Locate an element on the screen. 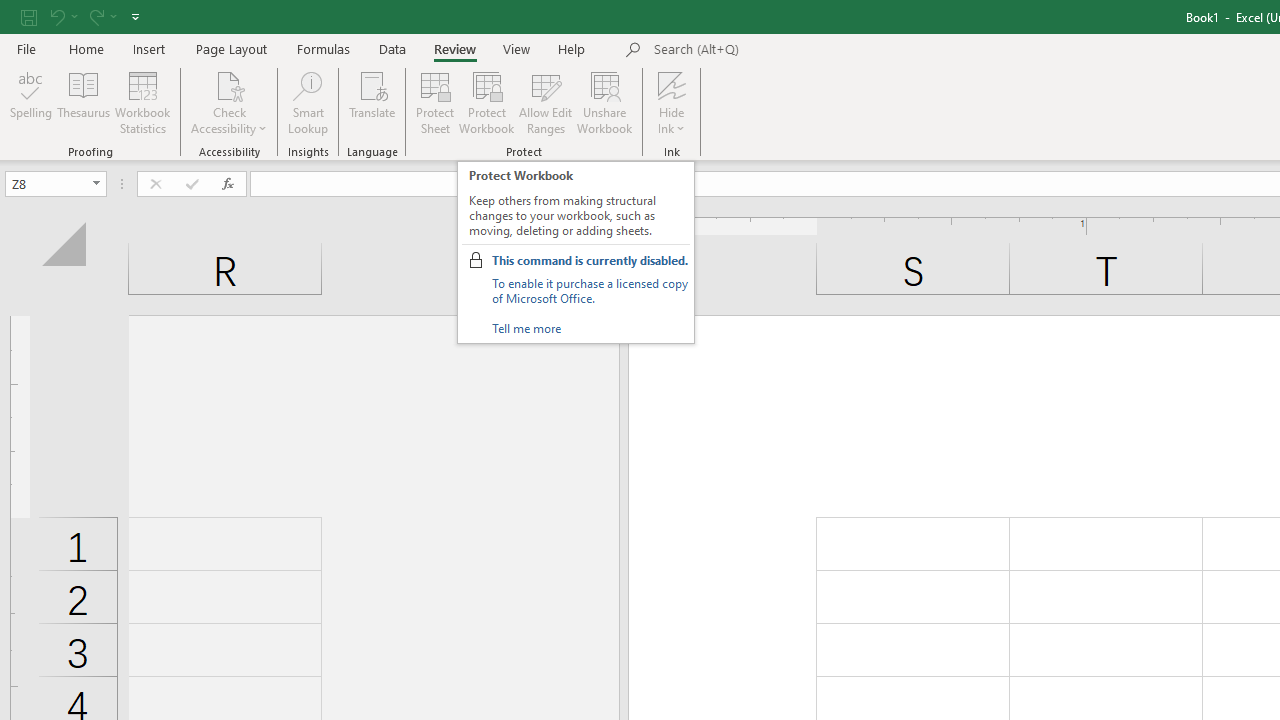 The width and height of the screenshot is (1280, 720). 'Workbook Statistics' is located at coordinates (141, 103).